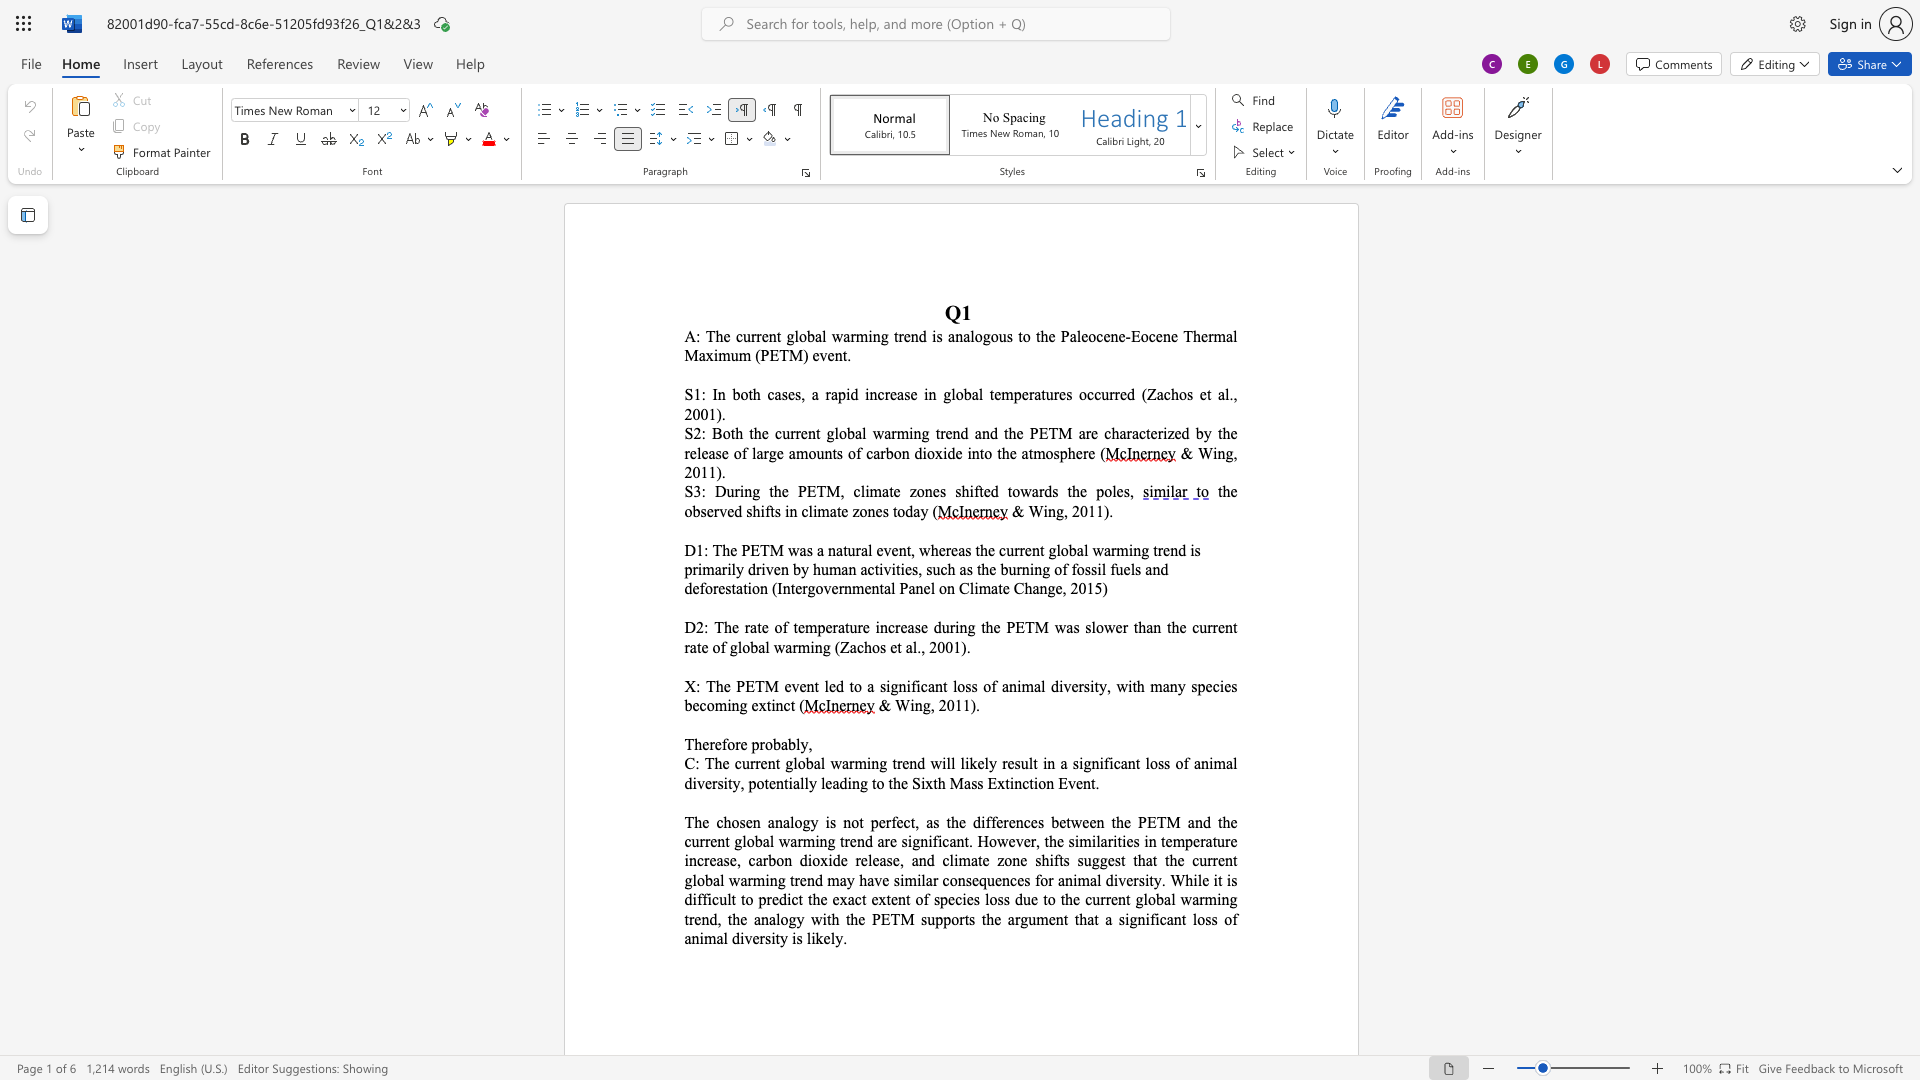 This screenshot has width=1920, height=1080. What do you see at coordinates (836, 763) in the screenshot?
I see `the 1th character "w" in the text` at bounding box center [836, 763].